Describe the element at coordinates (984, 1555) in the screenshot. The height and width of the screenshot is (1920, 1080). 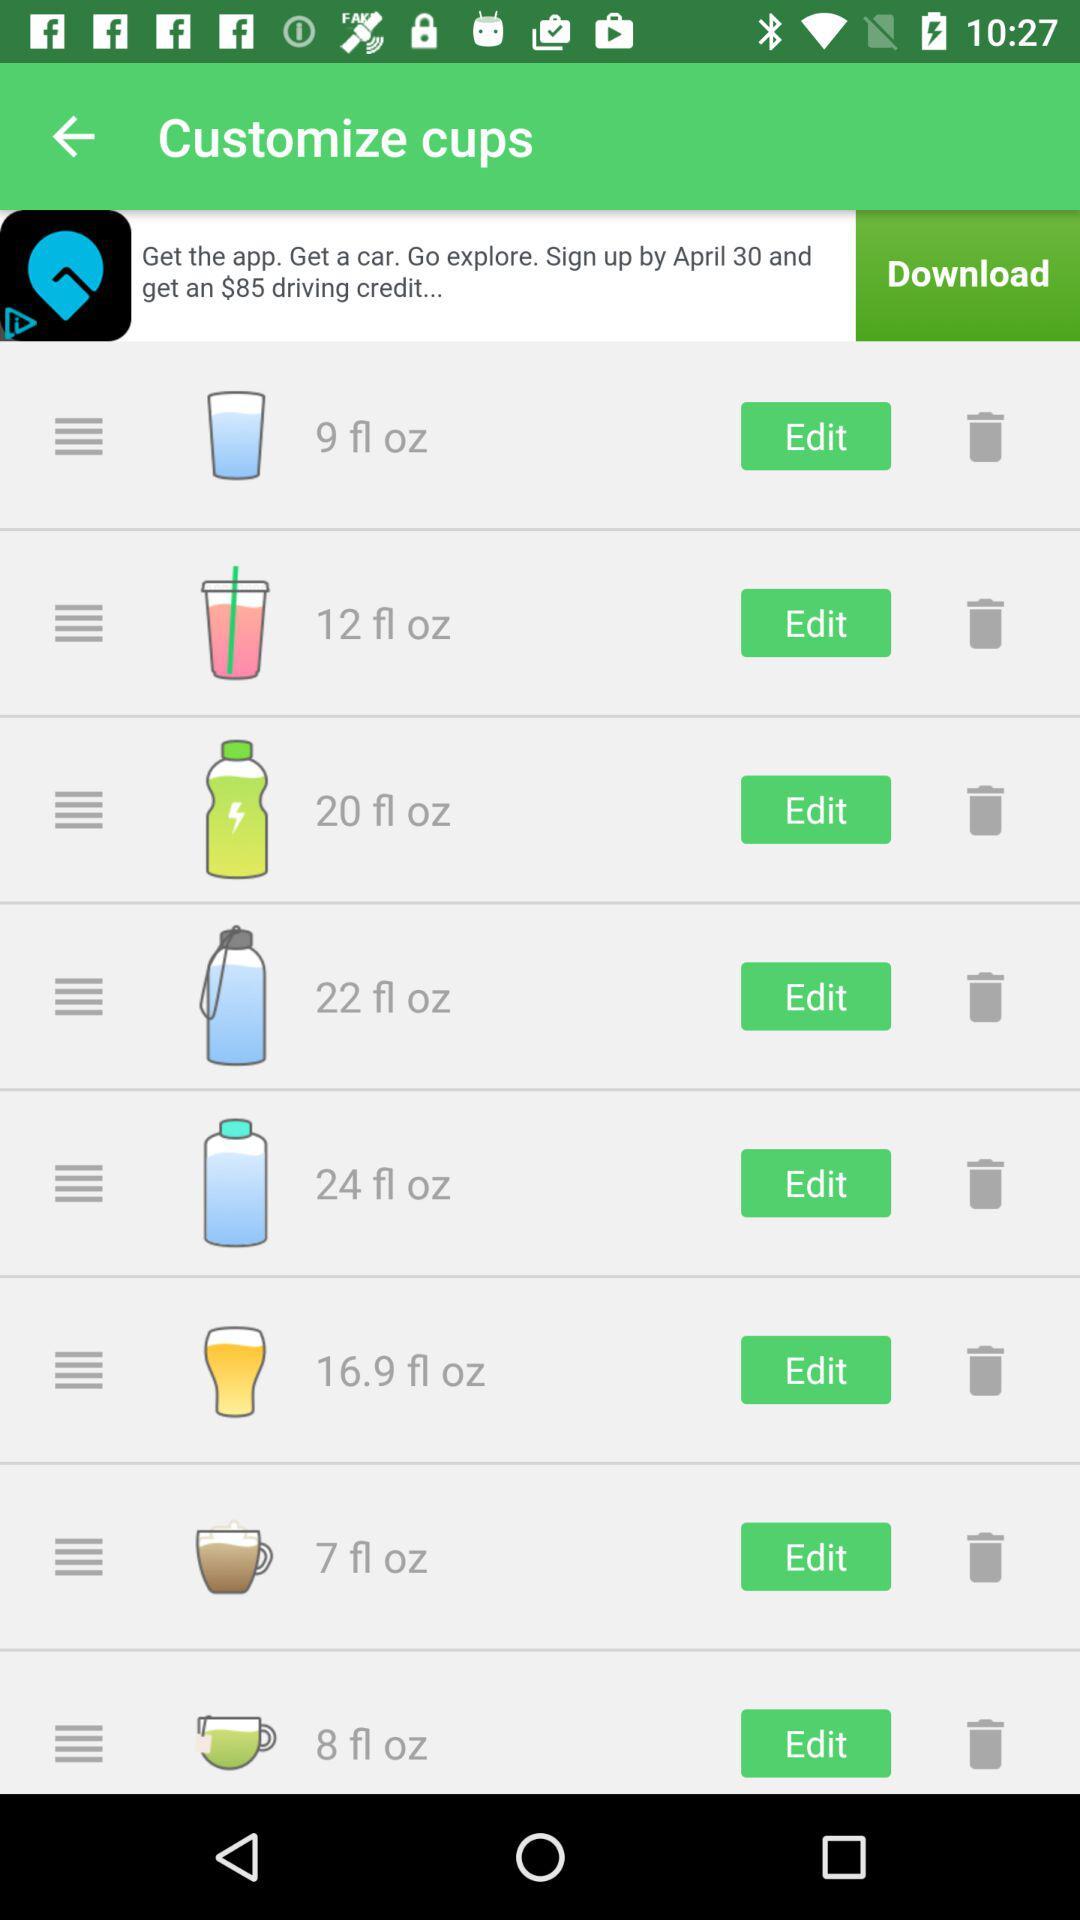
I see `move to trash` at that location.